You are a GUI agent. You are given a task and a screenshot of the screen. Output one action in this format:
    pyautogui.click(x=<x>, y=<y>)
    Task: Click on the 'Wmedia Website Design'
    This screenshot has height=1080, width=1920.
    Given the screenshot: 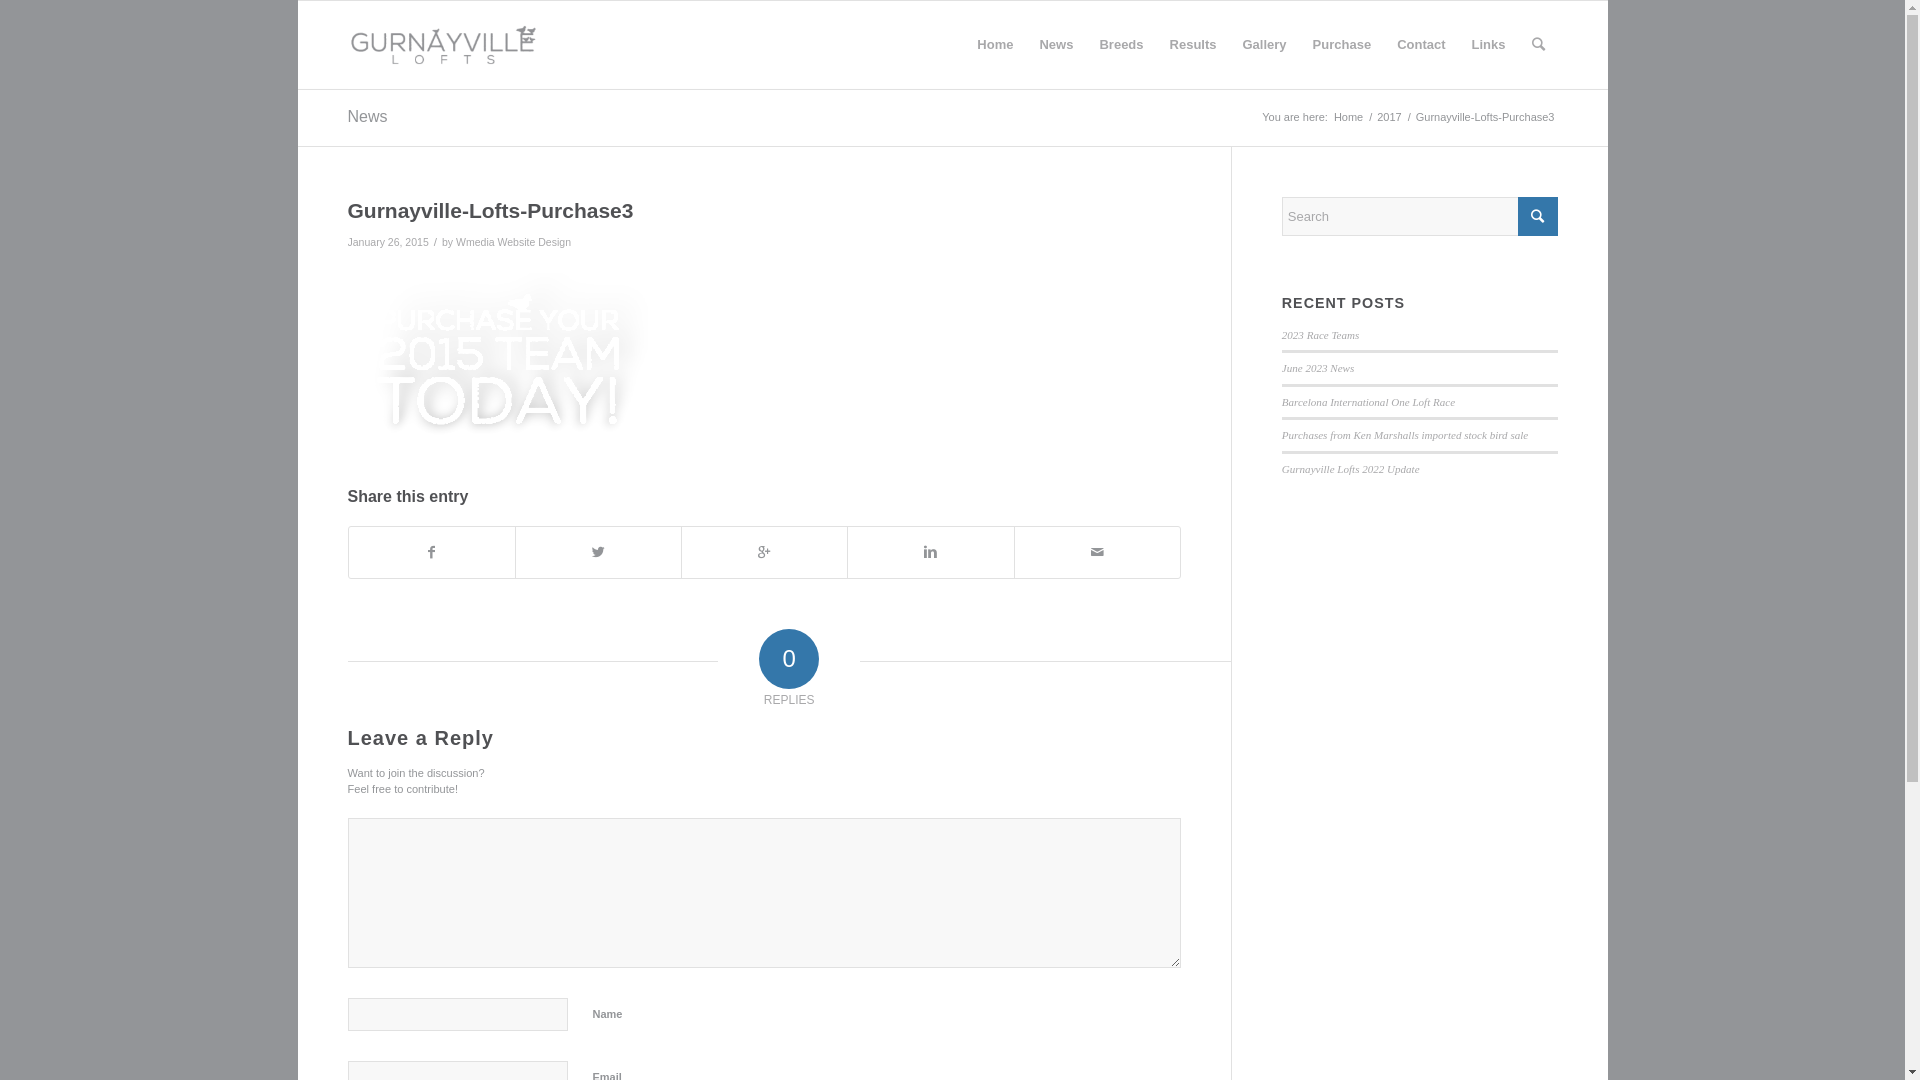 What is the action you would take?
    pyautogui.click(x=513, y=241)
    